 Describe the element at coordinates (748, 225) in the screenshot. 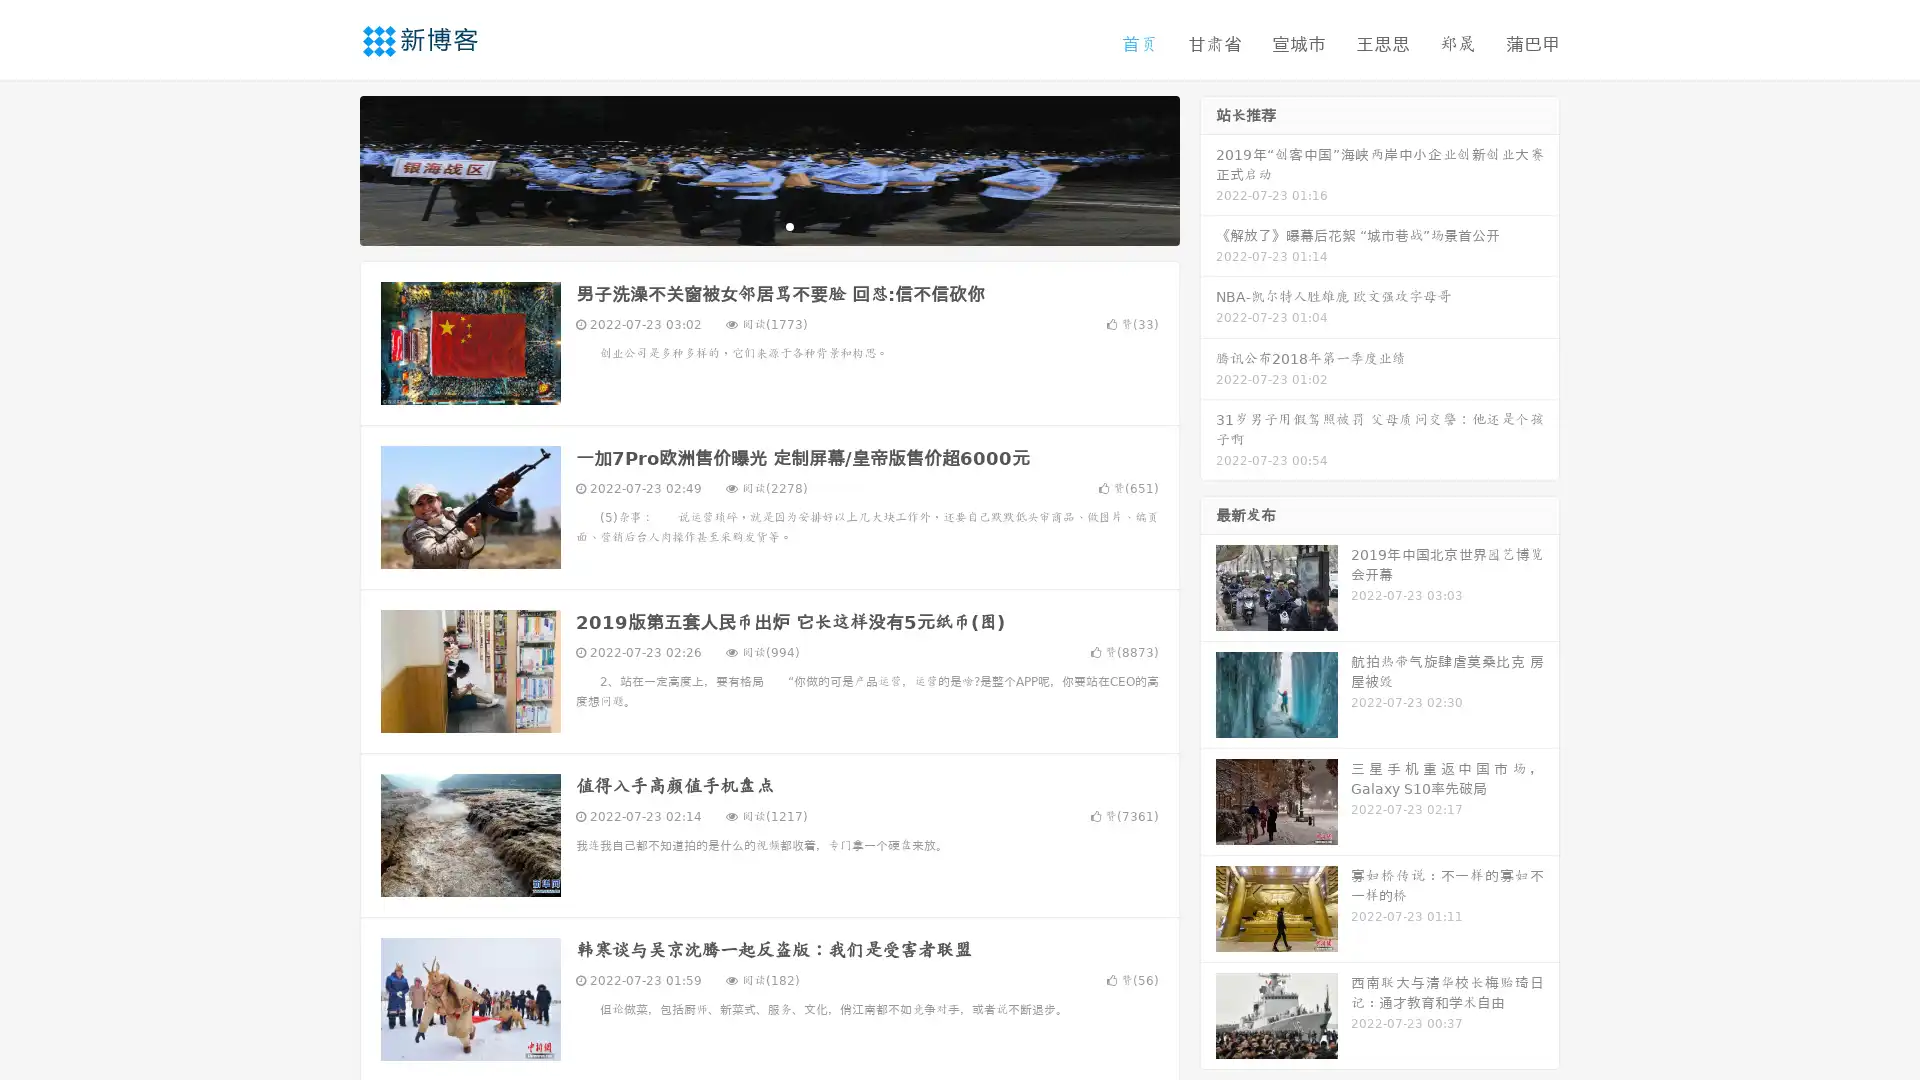

I see `Go to slide 1` at that location.